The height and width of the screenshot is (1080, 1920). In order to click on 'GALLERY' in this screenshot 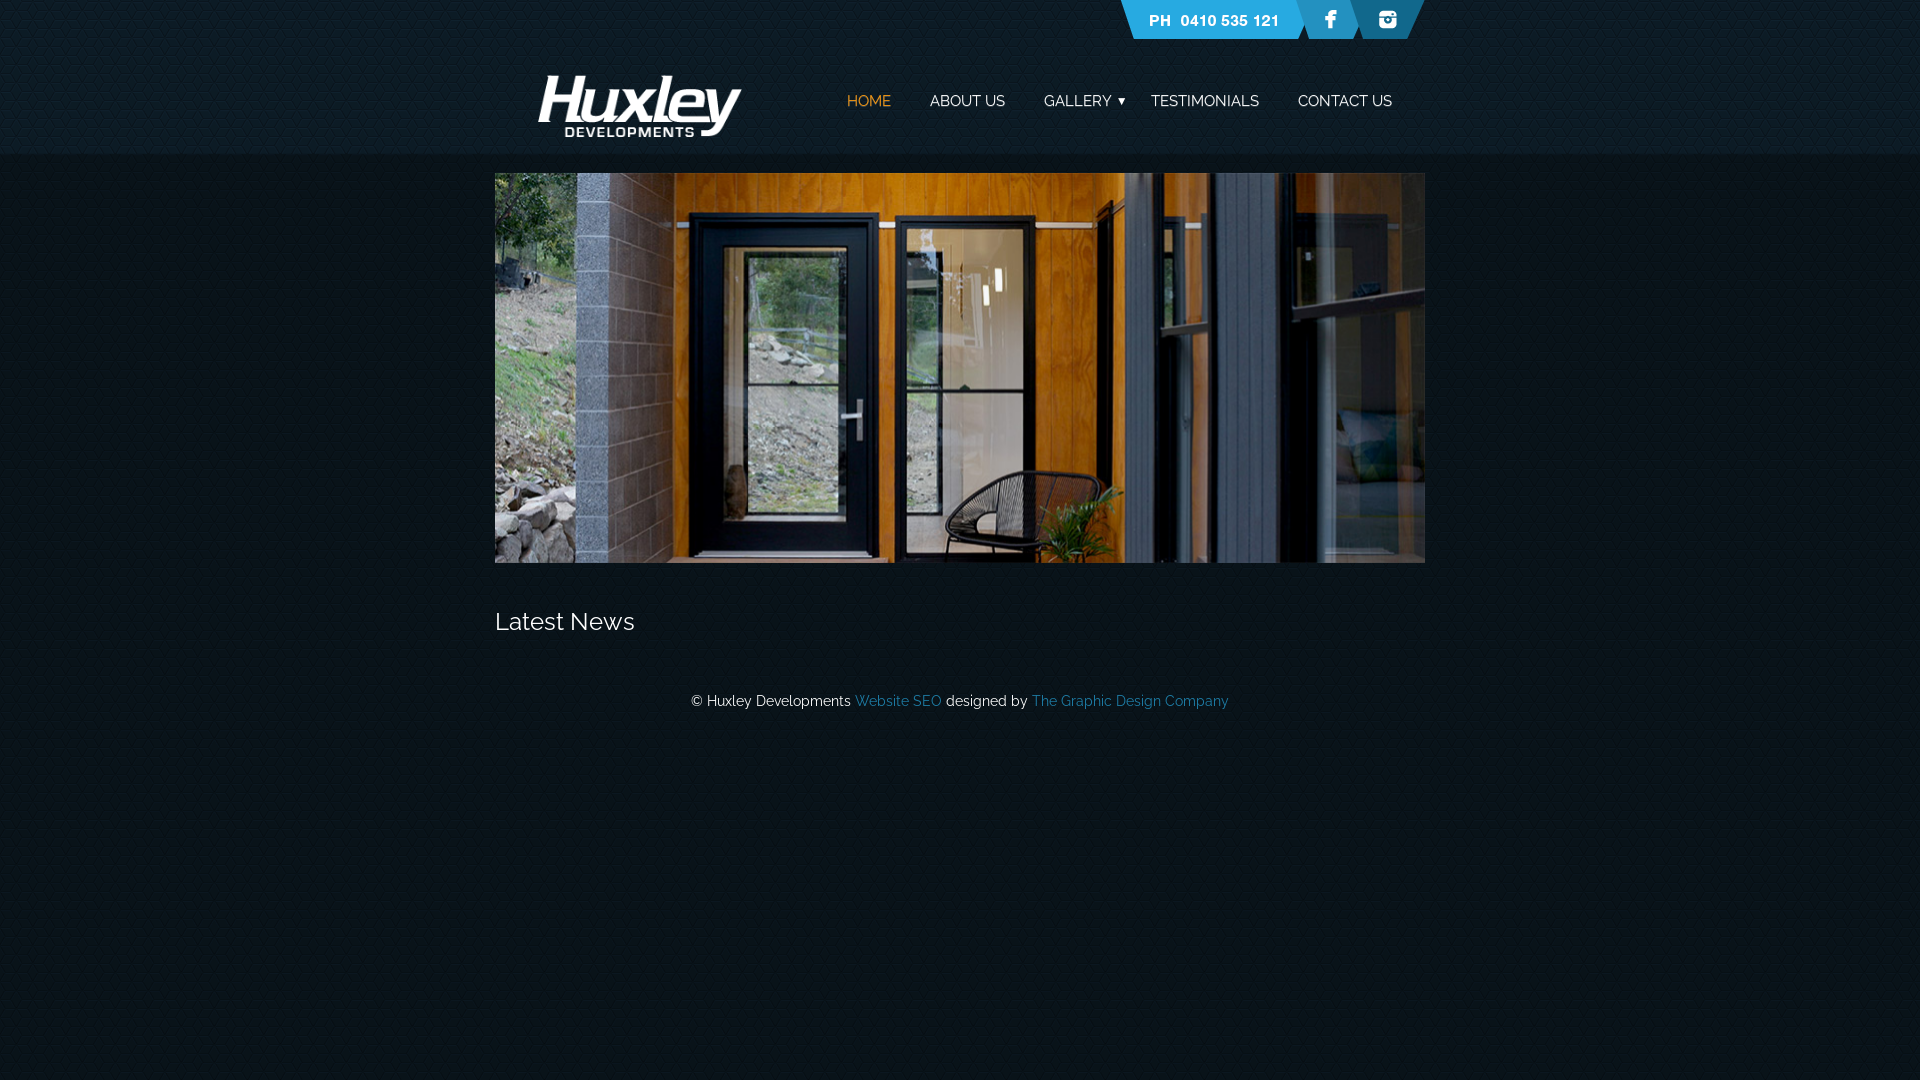, I will do `click(1077, 101)`.